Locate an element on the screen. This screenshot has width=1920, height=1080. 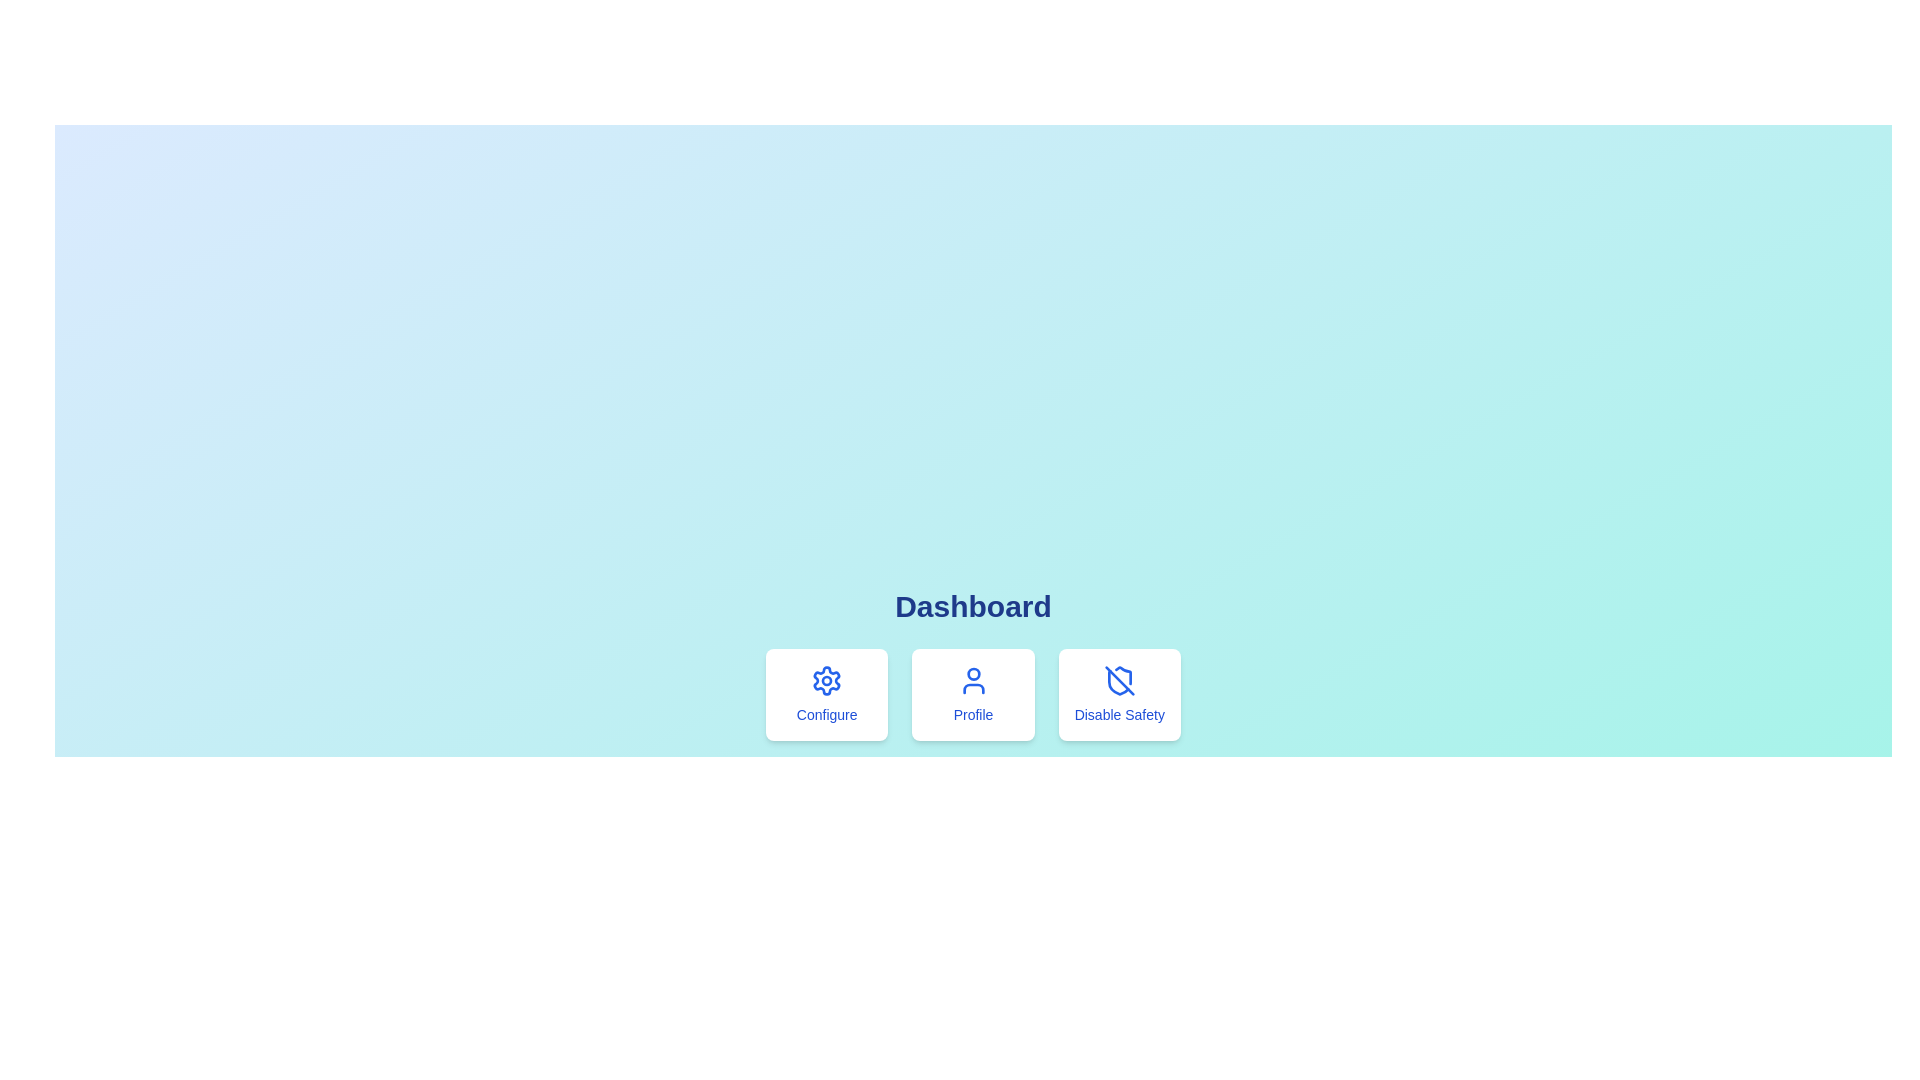
the leftmost button in the grid layout is located at coordinates (827, 693).